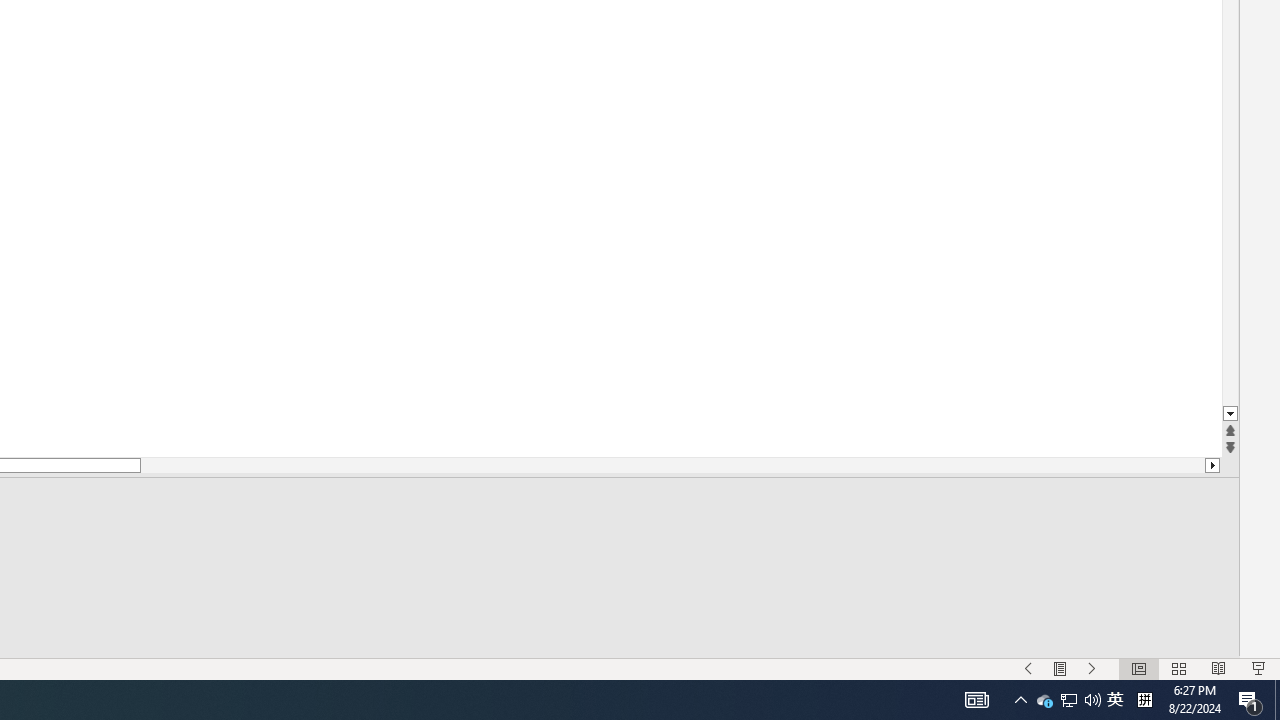 The width and height of the screenshot is (1280, 720). What do you see at coordinates (1028, 669) in the screenshot?
I see `'Menu On'` at bounding box center [1028, 669].